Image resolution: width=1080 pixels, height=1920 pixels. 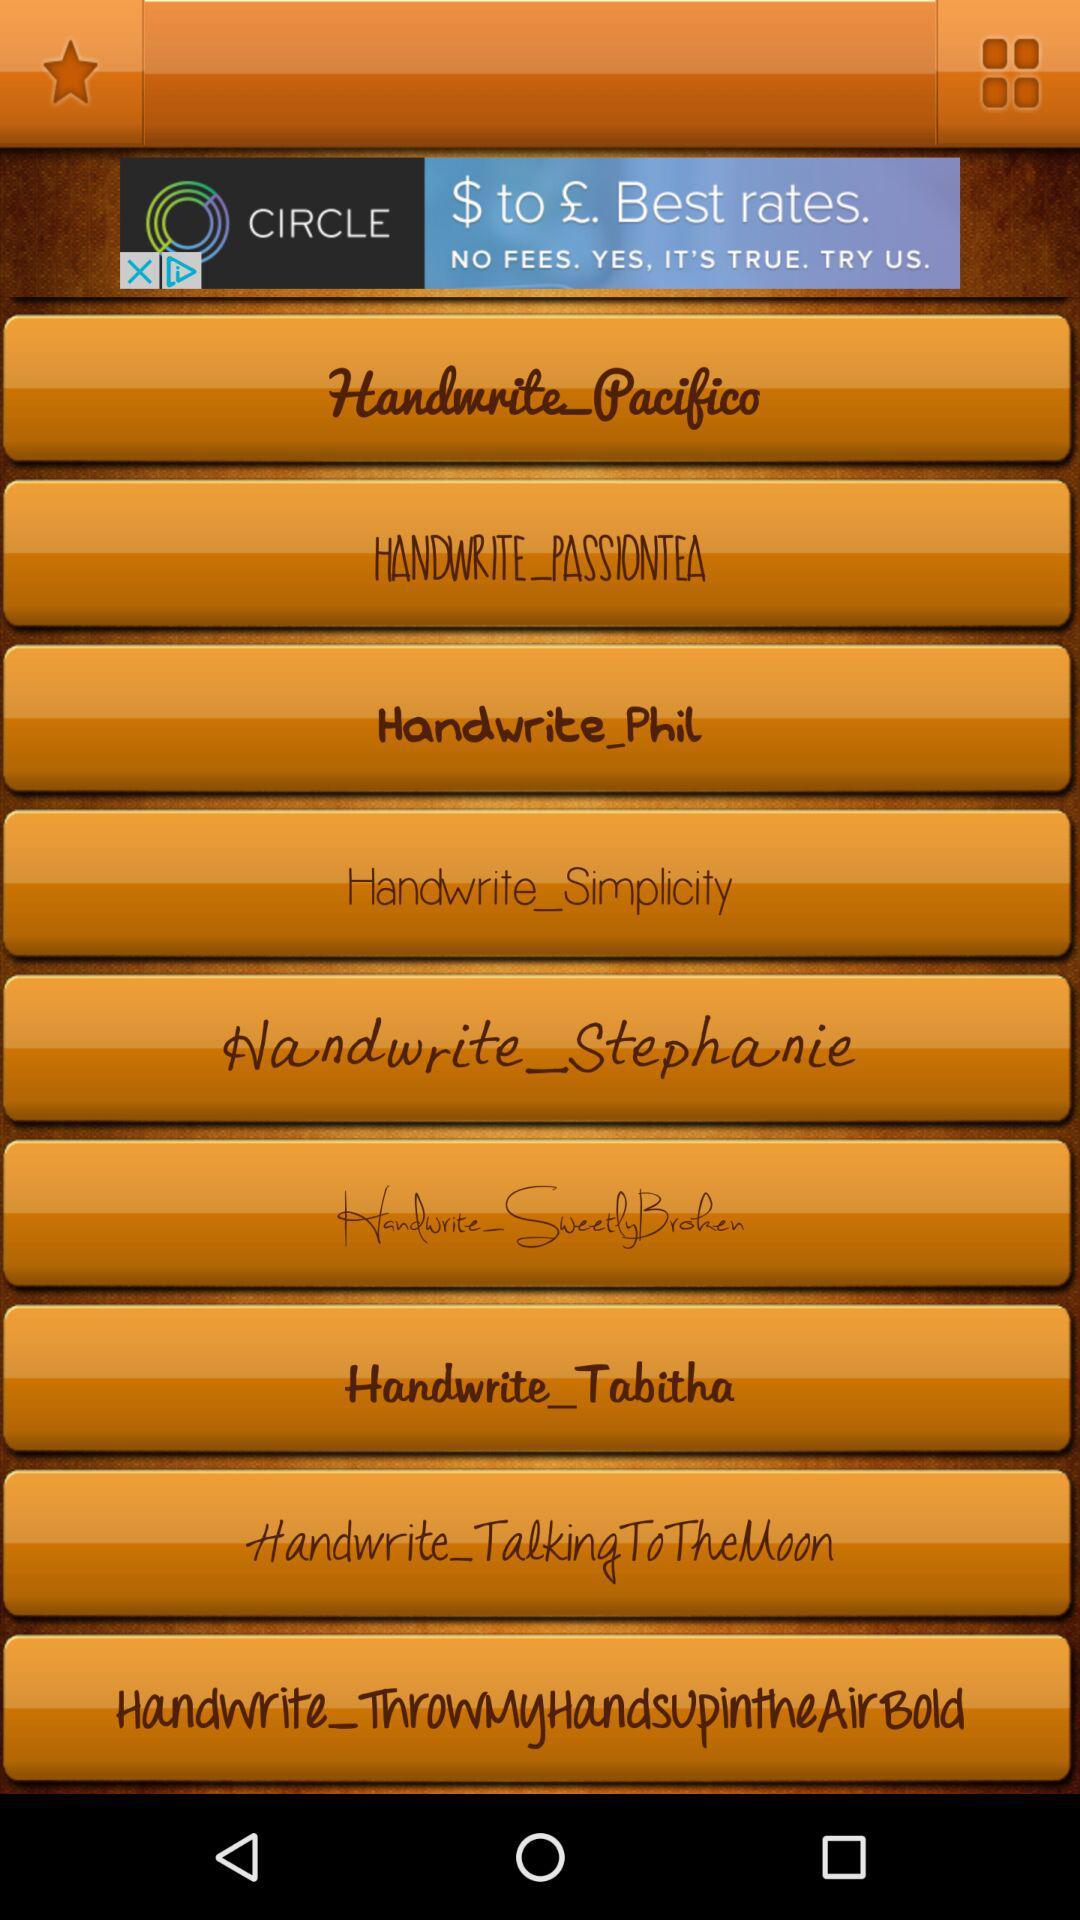 I want to click on favorites, so click(x=71, y=72).